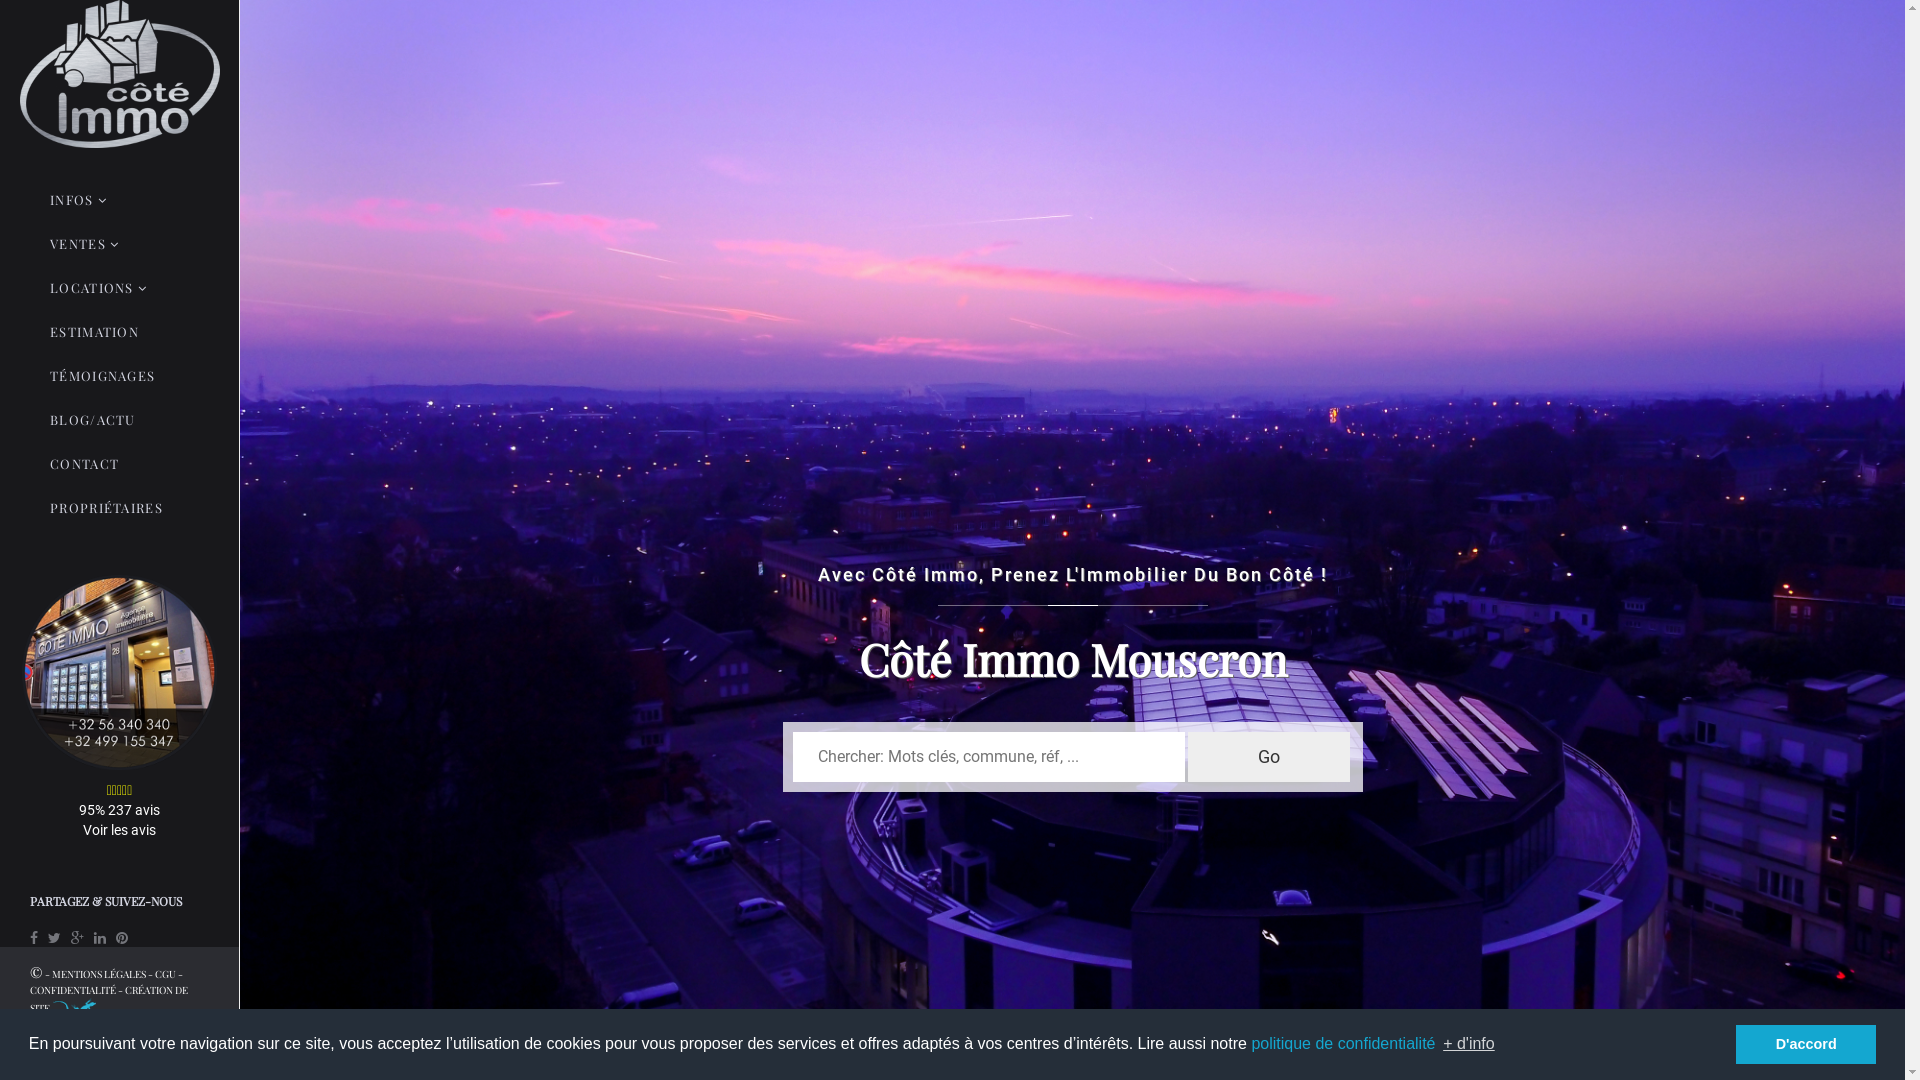  I want to click on 'Accueil', so click(19, 72).